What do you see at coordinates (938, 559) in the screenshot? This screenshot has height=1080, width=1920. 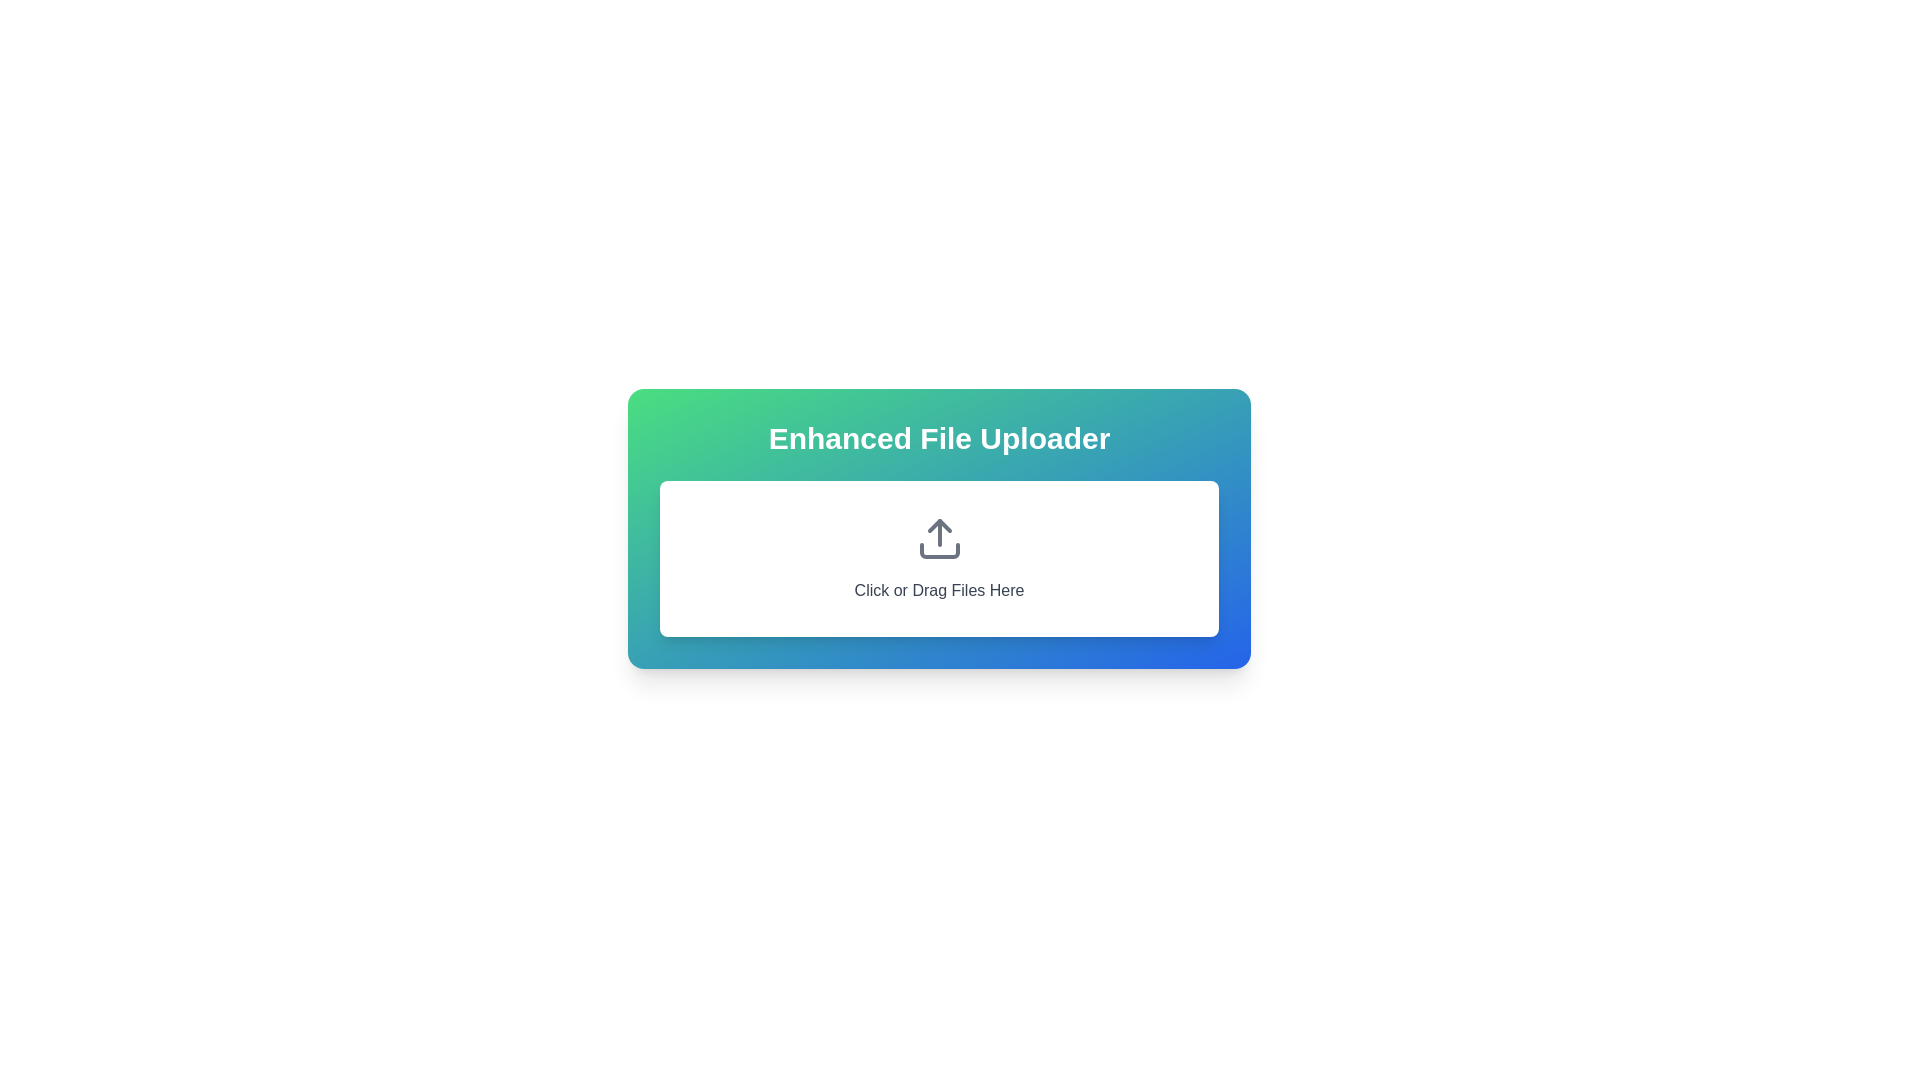 I see `the File Upload Box located centrally within the card area, which has a gradient background and is labeled 'Enhanced File Uploader'` at bounding box center [938, 559].